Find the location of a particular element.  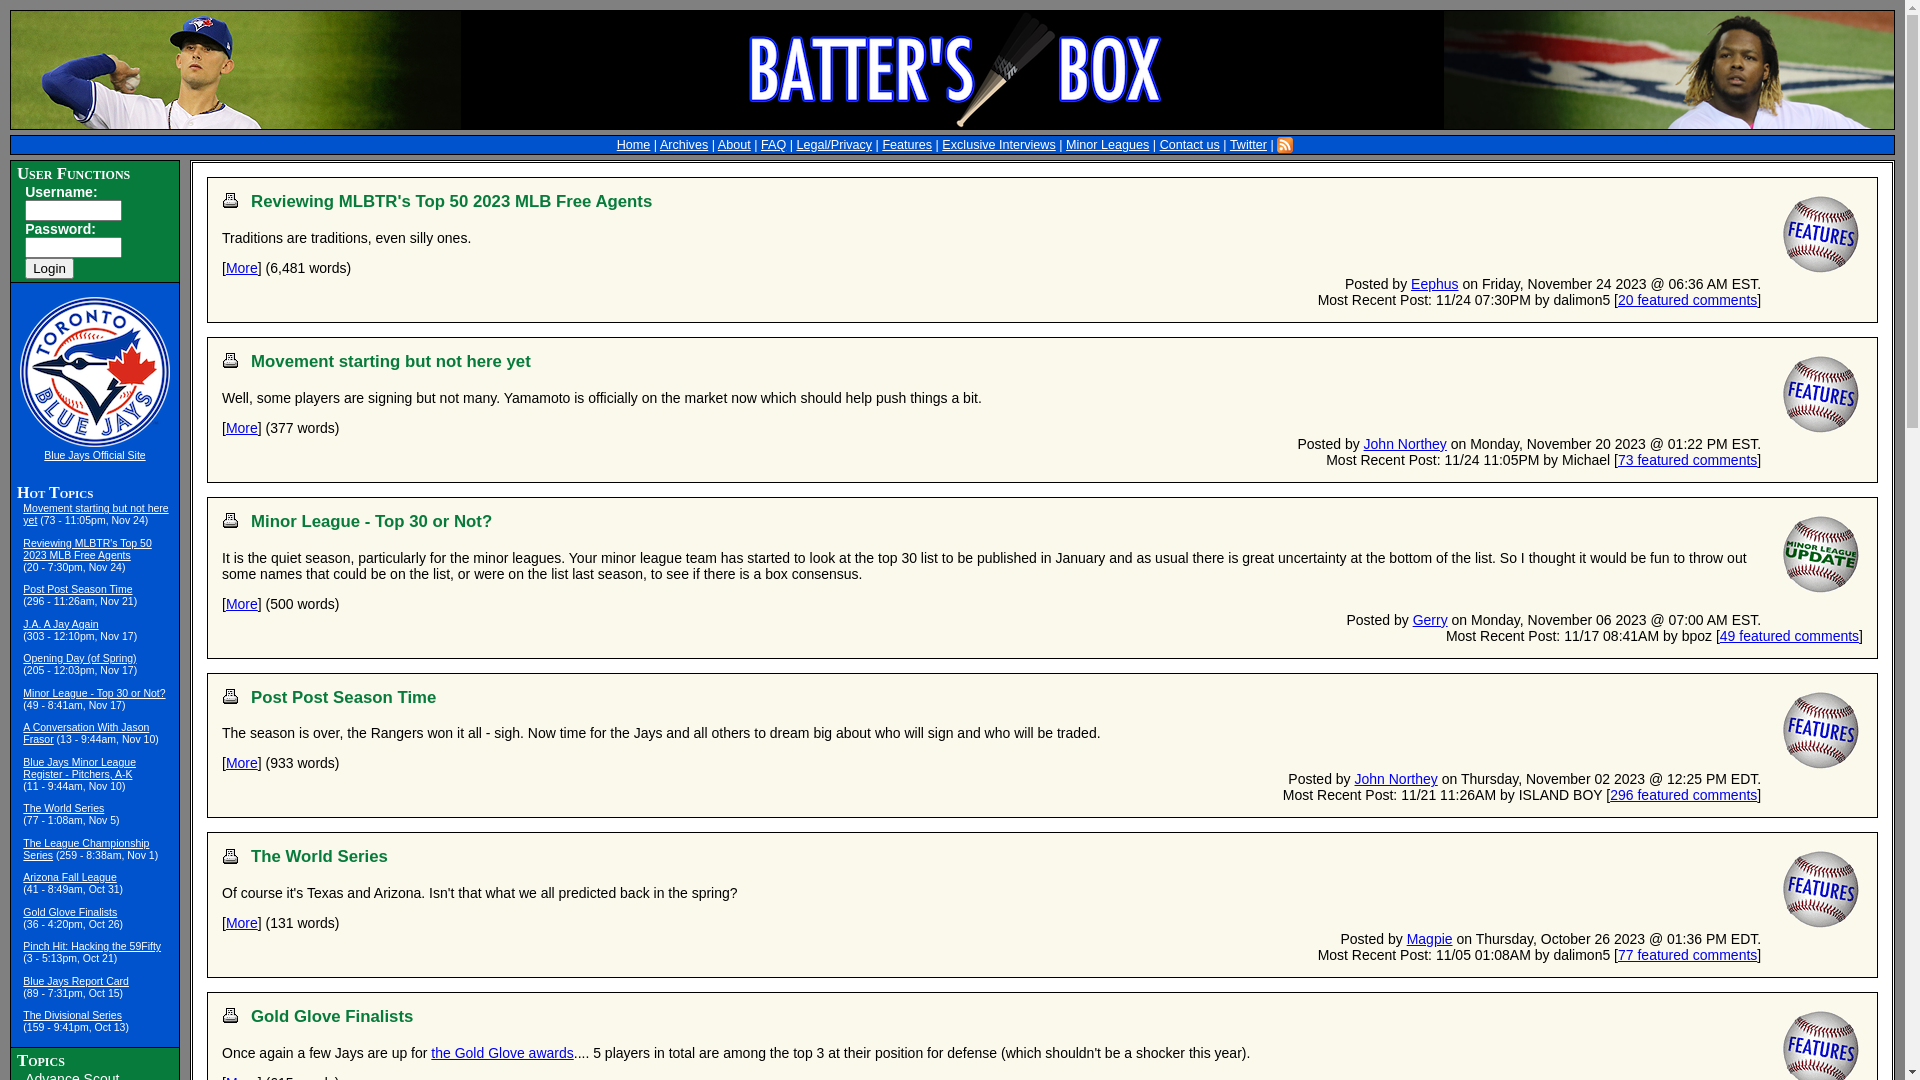

'The Divisional Series' is located at coordinates (72, 1014).